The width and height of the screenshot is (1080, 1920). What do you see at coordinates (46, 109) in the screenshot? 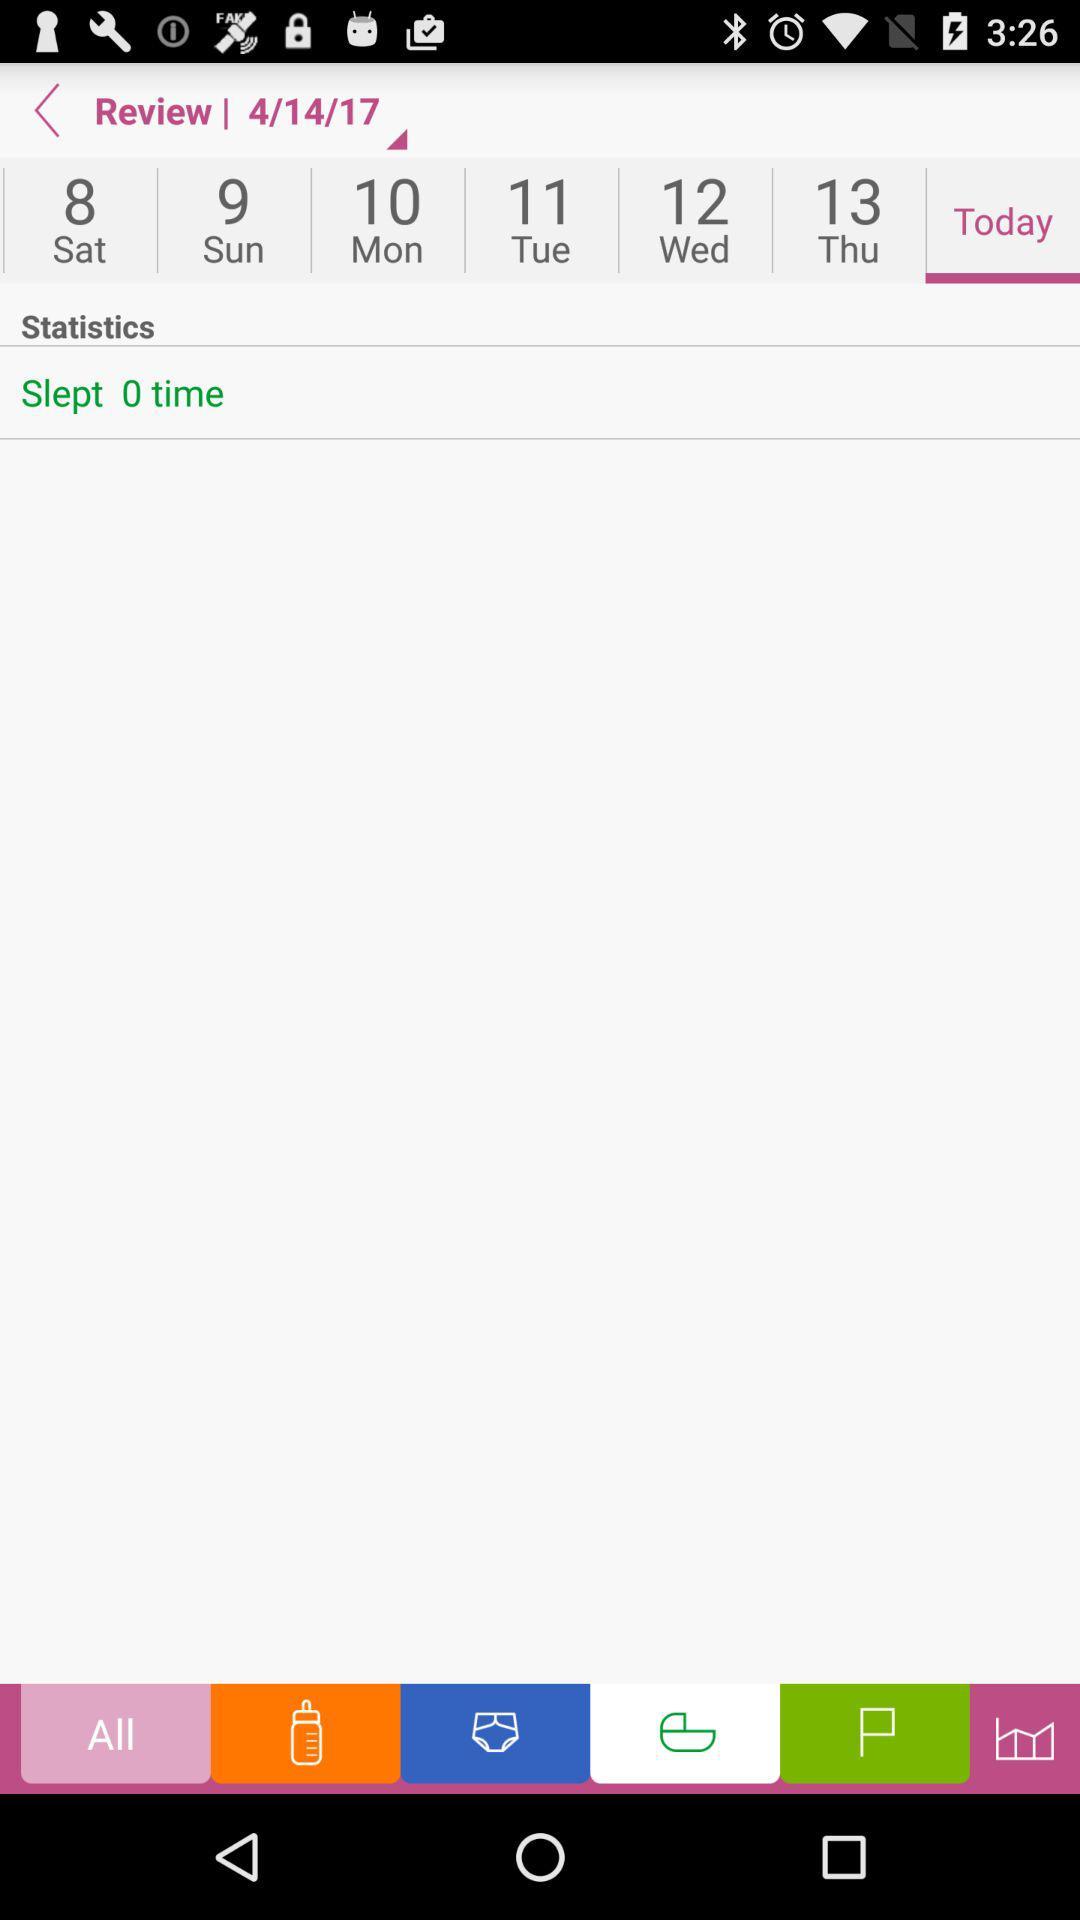
I see `app to the left of review app` at bounding box center [46, 109].